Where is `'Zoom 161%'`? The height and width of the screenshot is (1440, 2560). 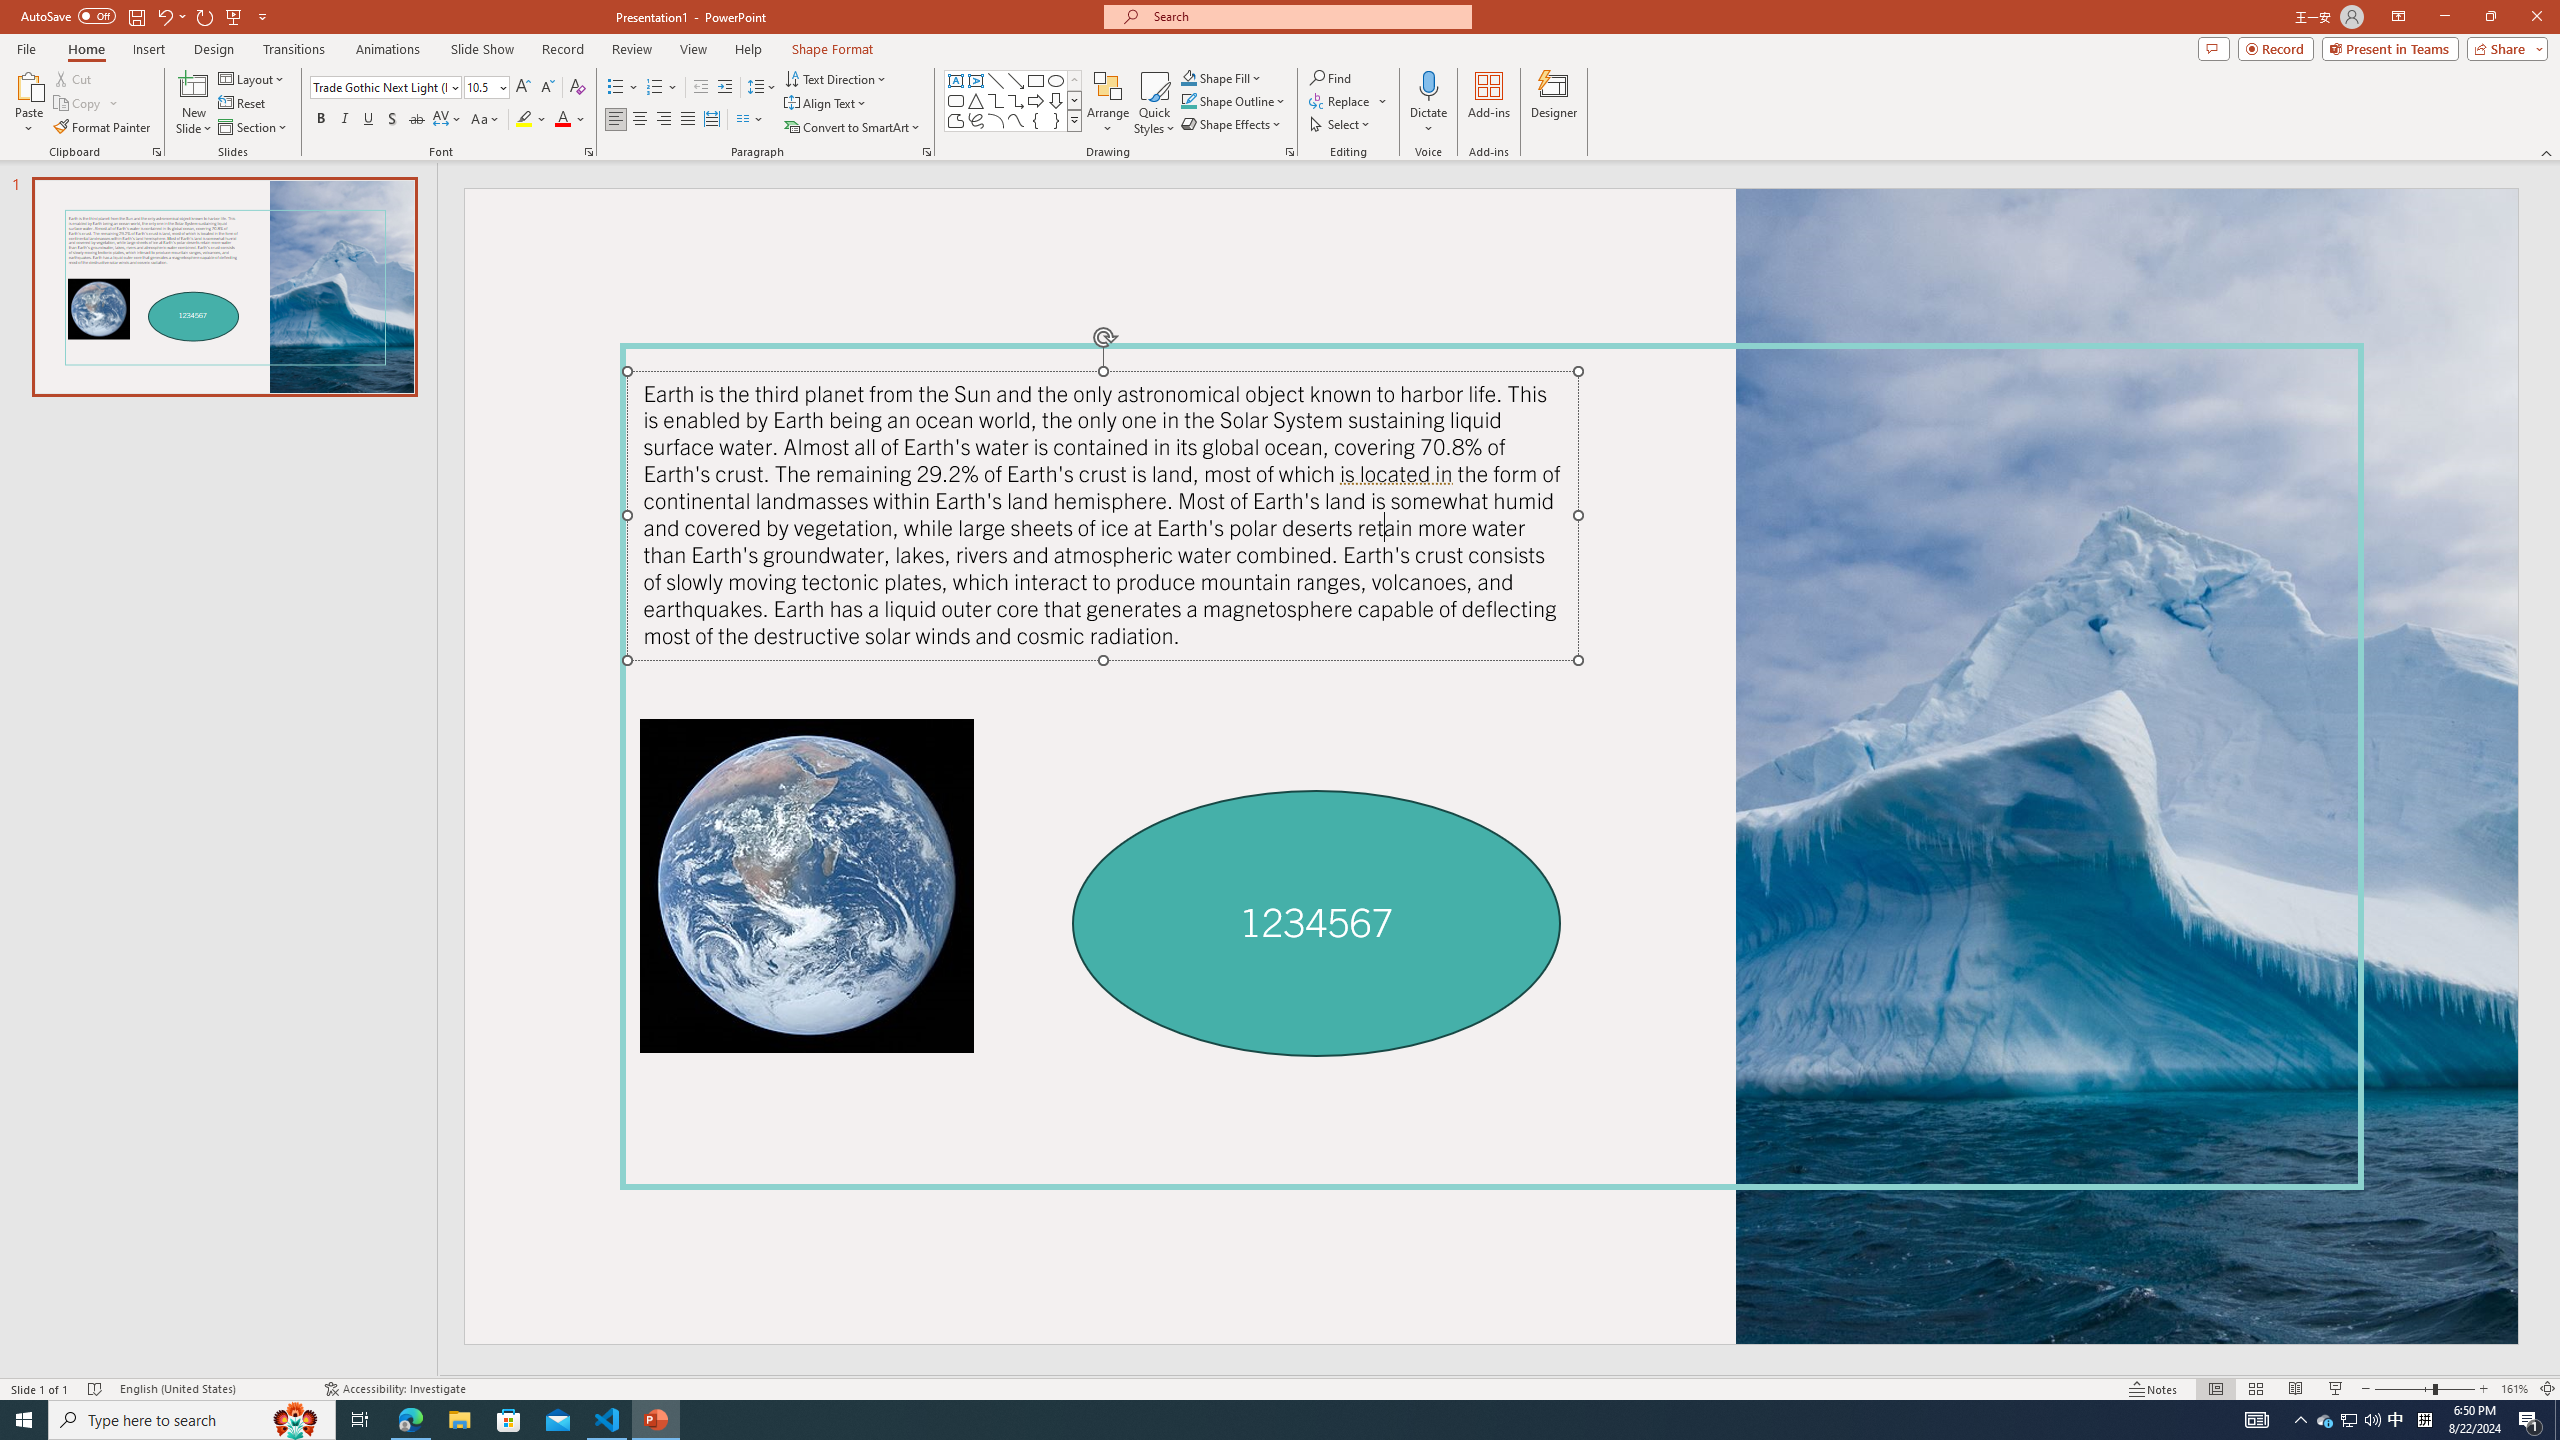 'Zoom 161%' is located at coordinates (2515, 1389).